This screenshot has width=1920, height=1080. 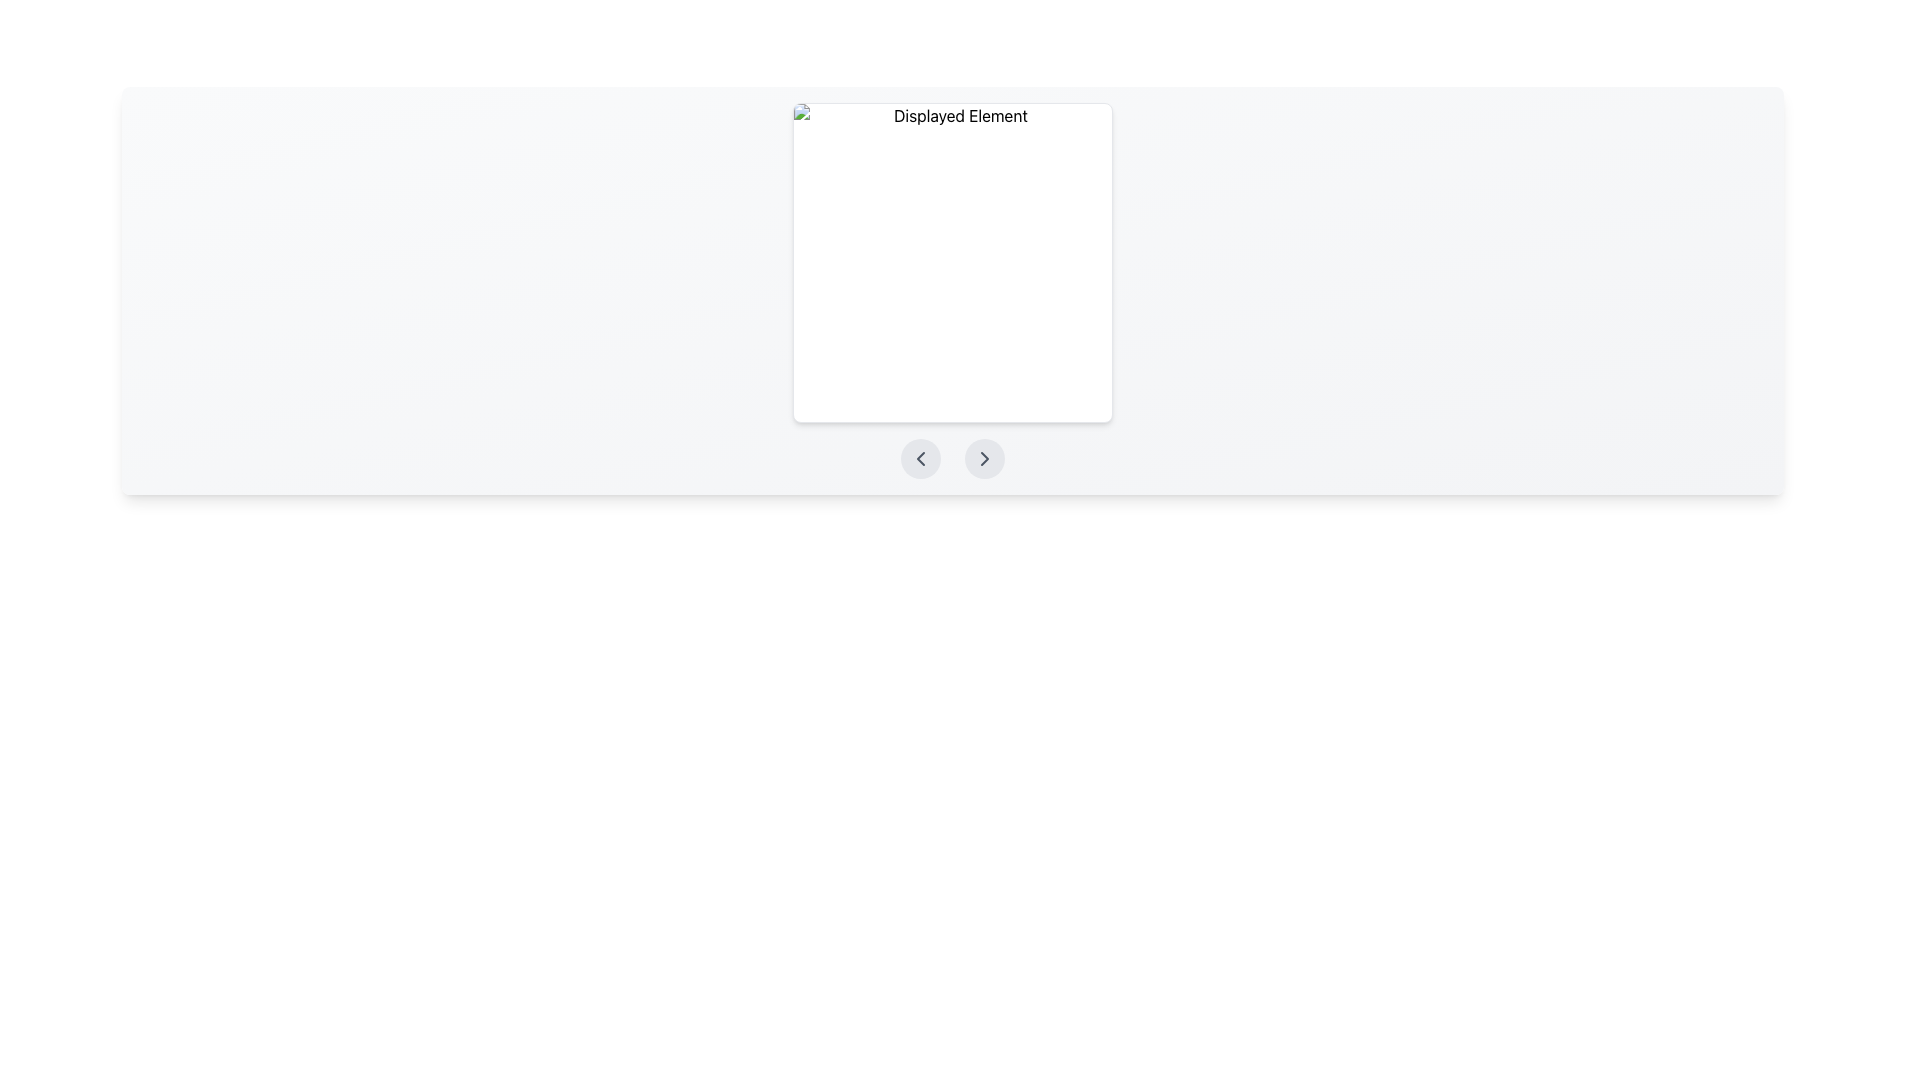 What do you see at coordinates (920, 459) in the screenshot?
I see `the left-pointing chevron icon located inside a circular button at the bottom of the card` at bounding box center [920, 459].